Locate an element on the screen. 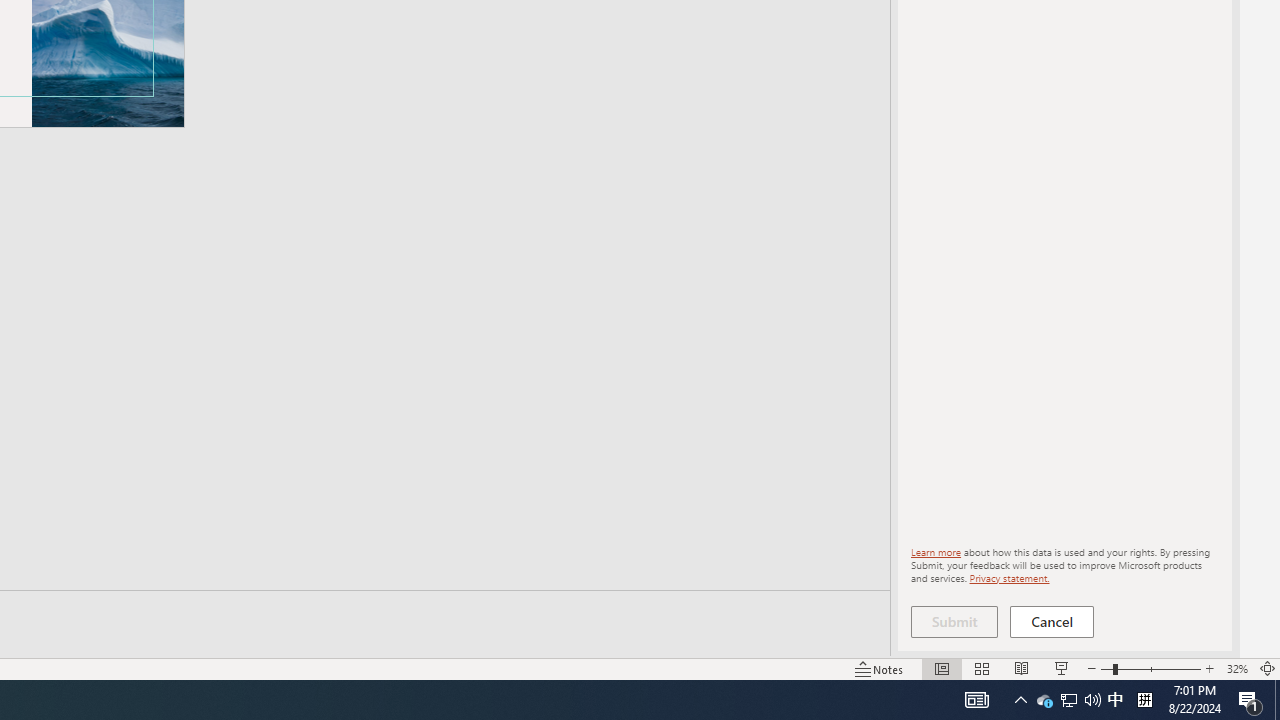  'Normal' is located at coordinates (941, 669).